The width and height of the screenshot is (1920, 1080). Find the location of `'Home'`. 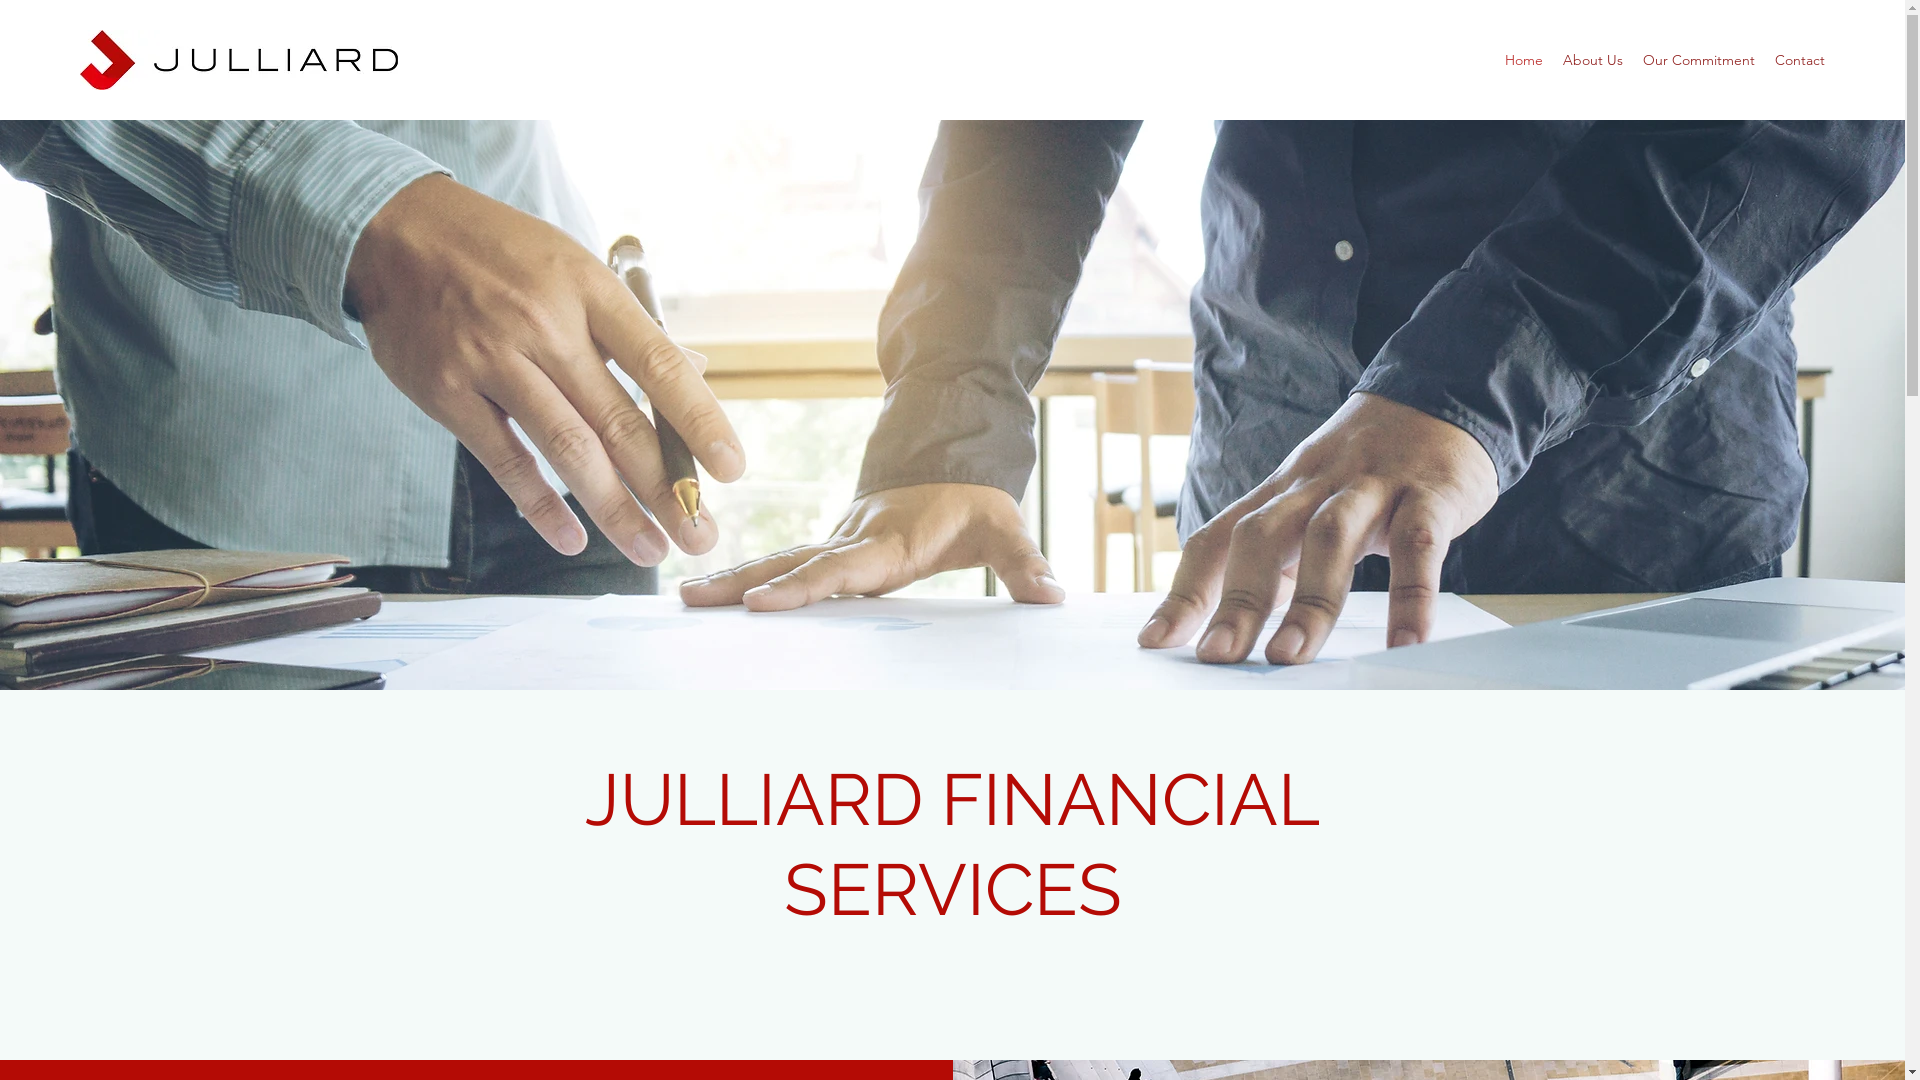

'Home' is located at coordinates (1522, 59).